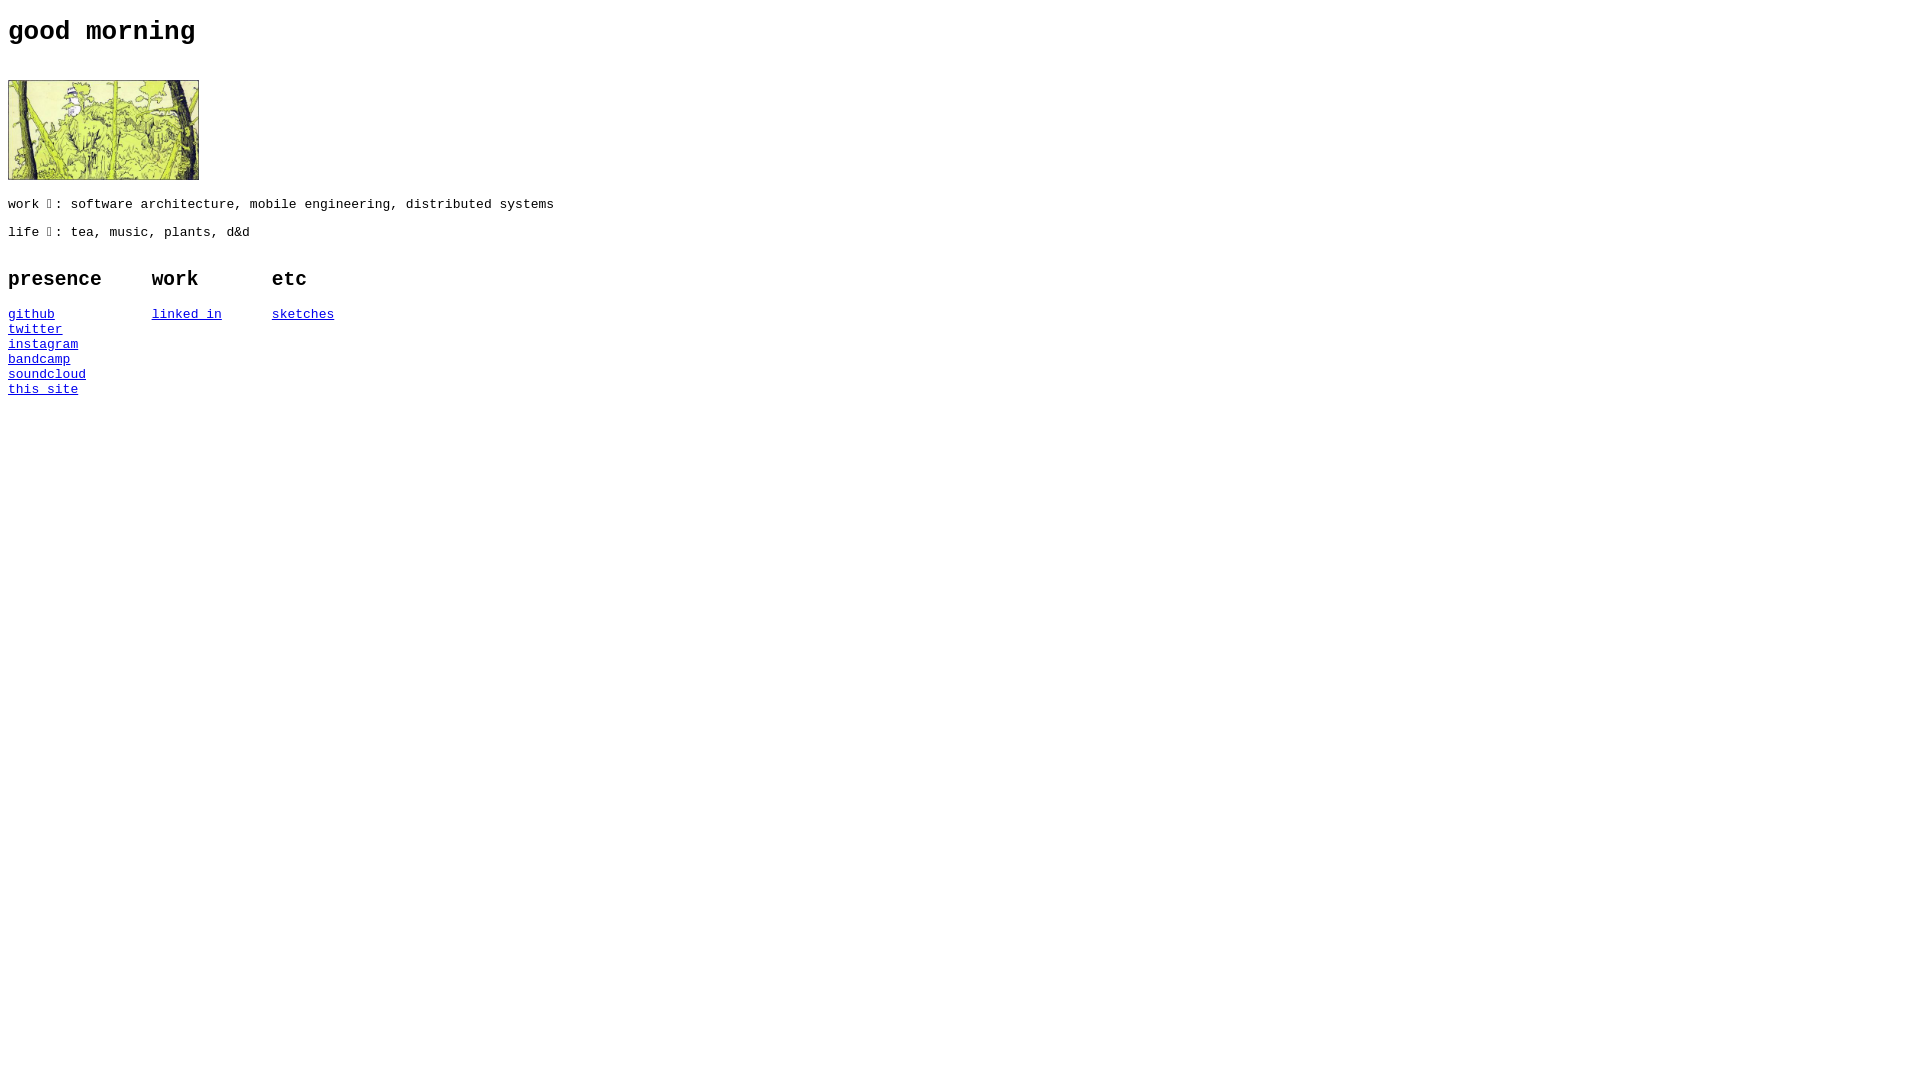  Describe the element at coordinates (54, 314) in the screenshot. I see `'github'` at that location.